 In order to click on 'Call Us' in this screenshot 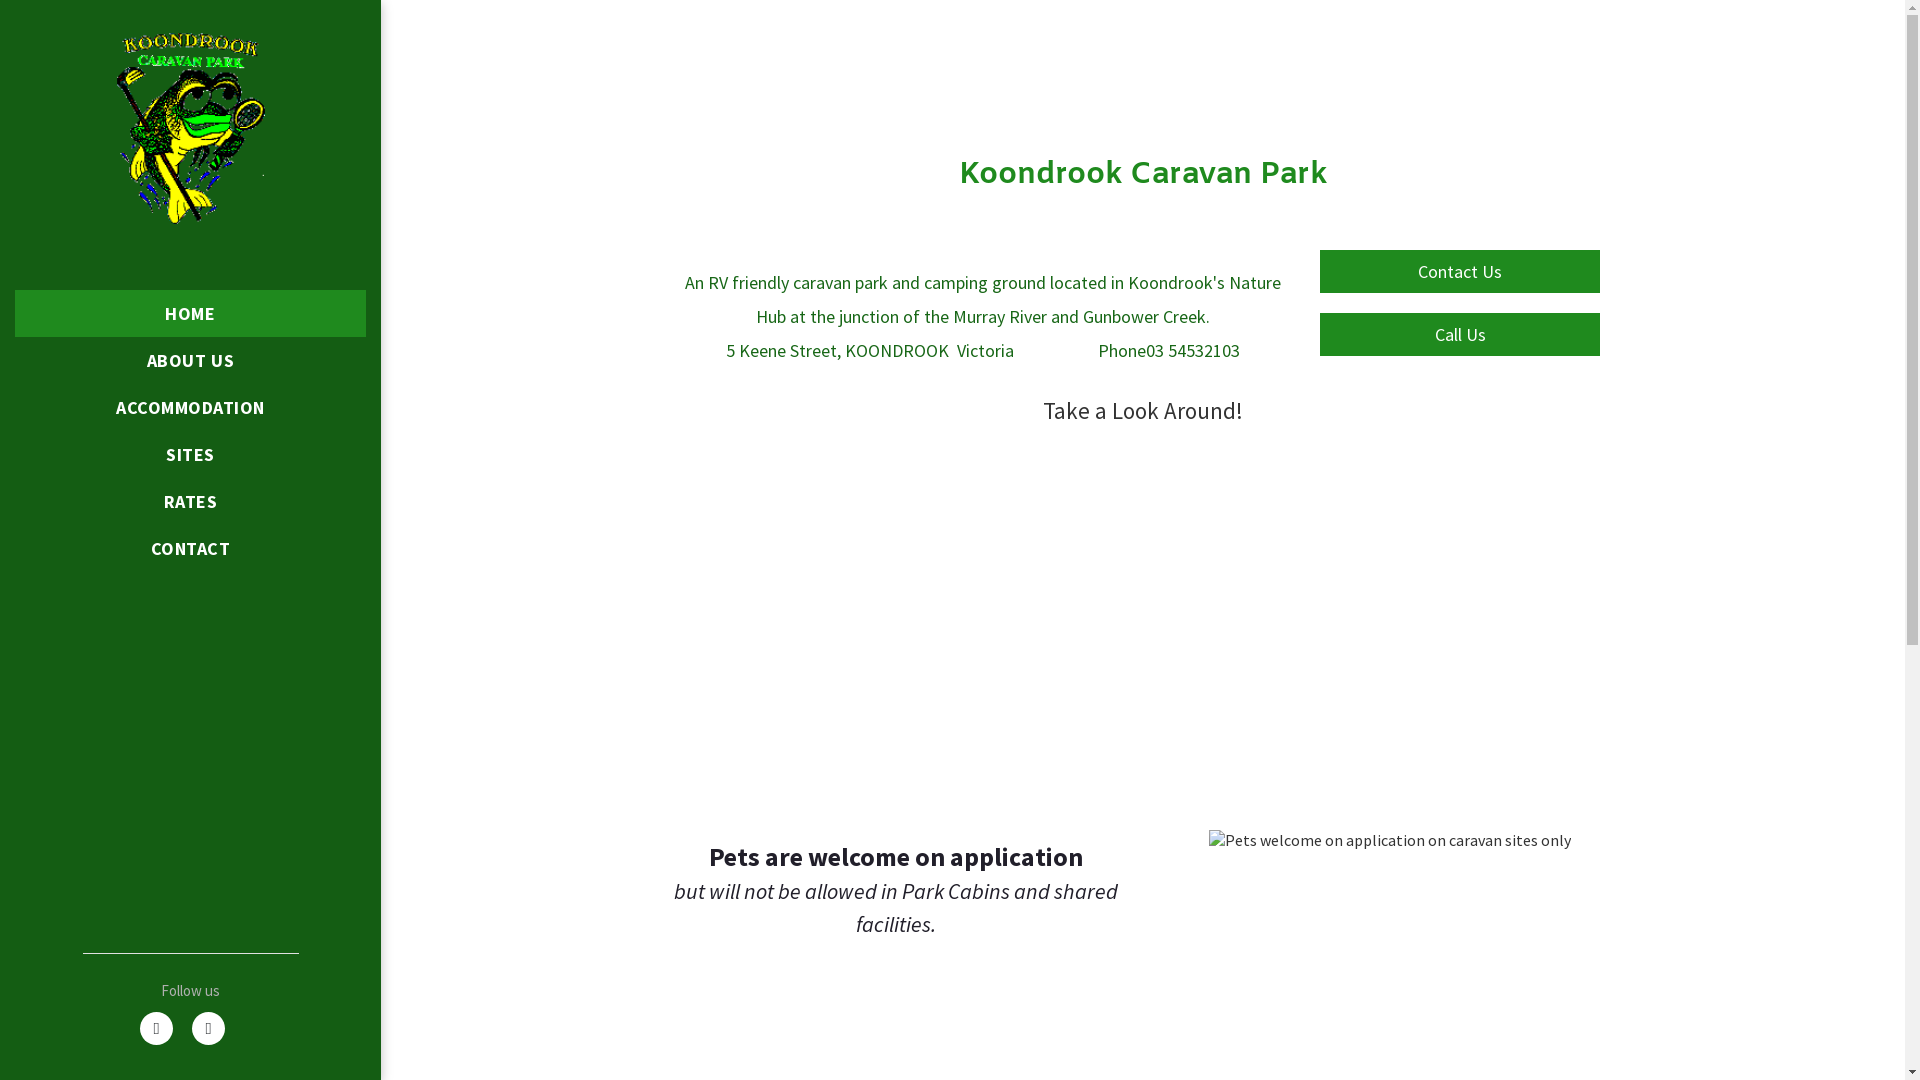, I will do `click(1459, 333)`.